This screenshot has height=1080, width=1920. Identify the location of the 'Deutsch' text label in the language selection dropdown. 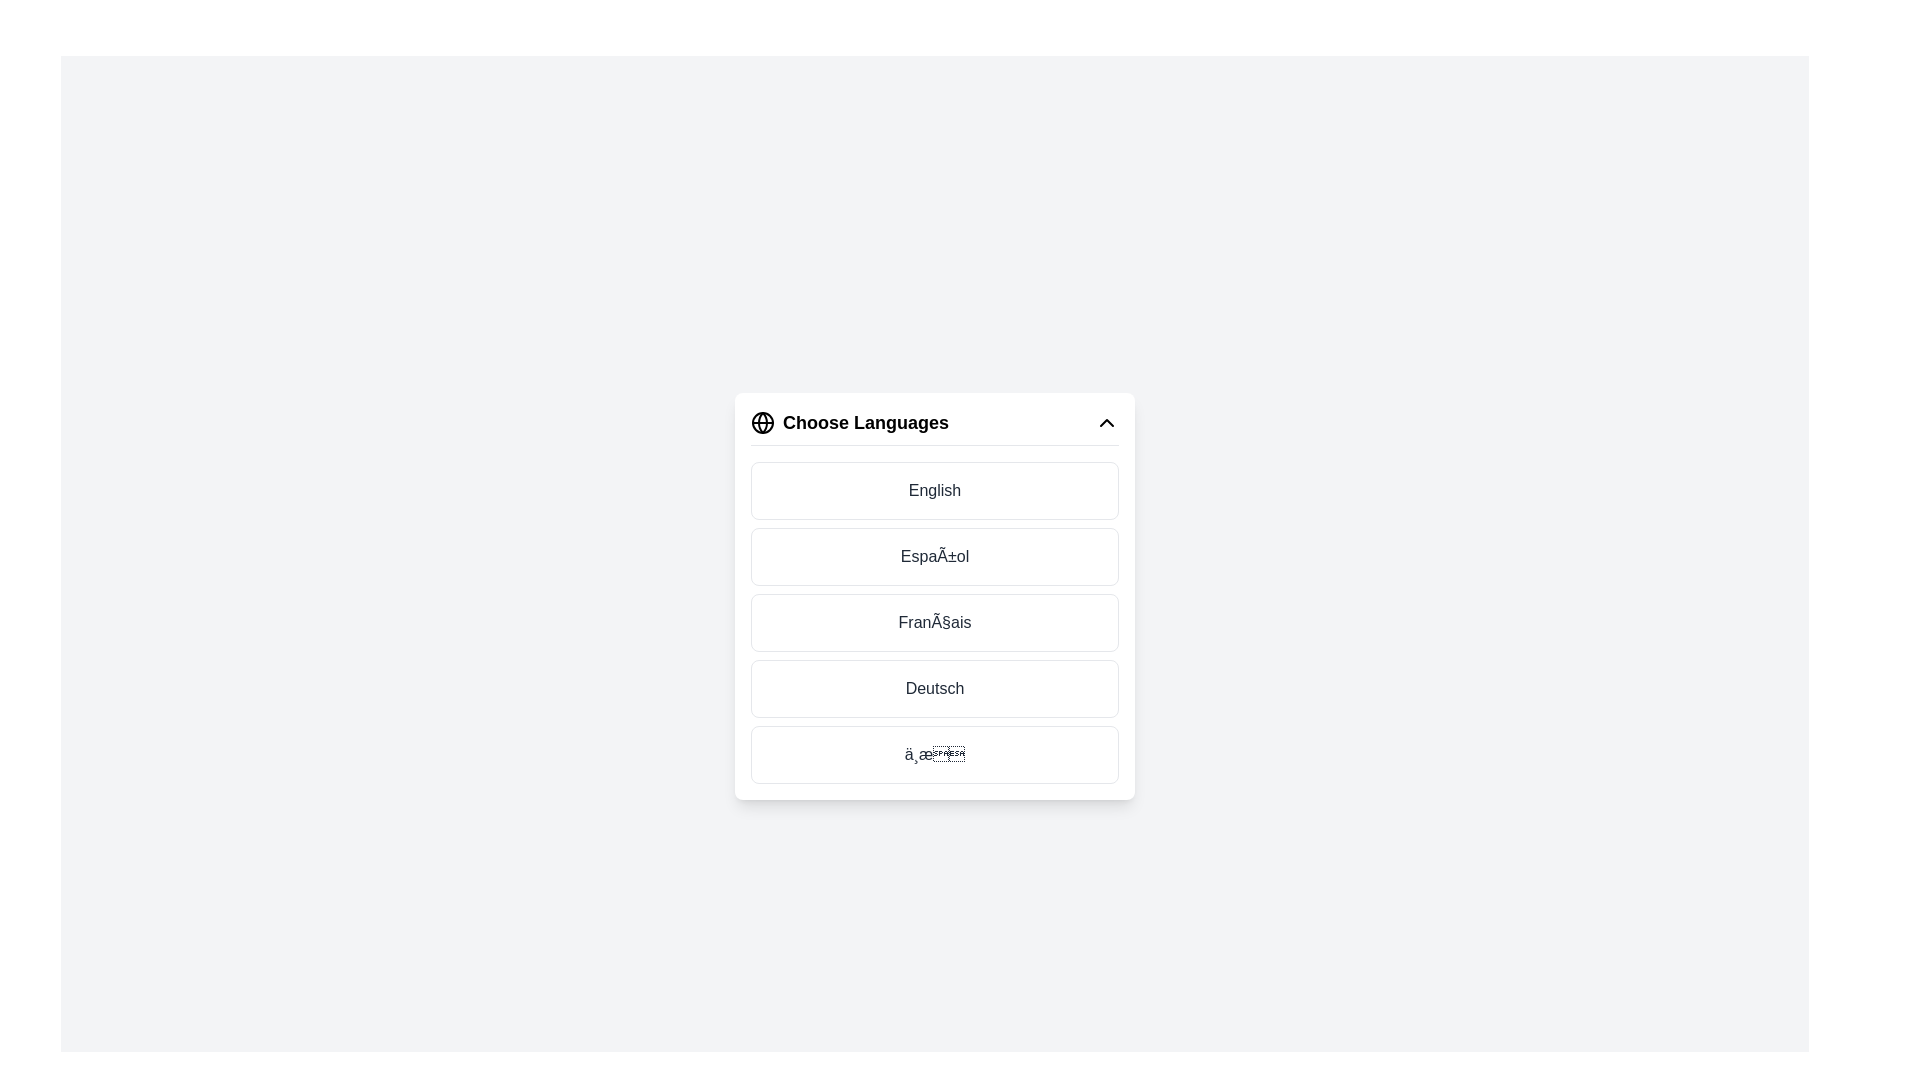
(934, 686).